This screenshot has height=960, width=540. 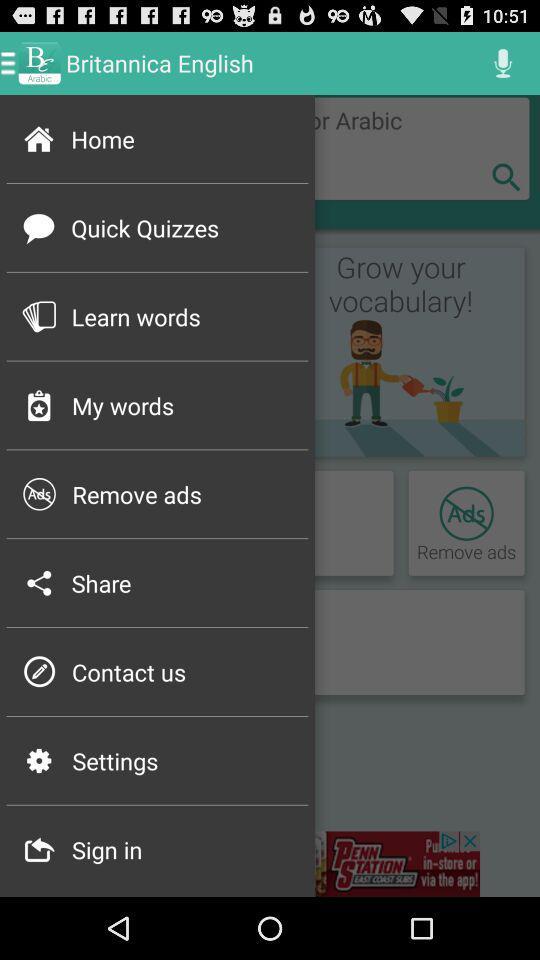 I want to click on settings, so click(x=183, y=760).